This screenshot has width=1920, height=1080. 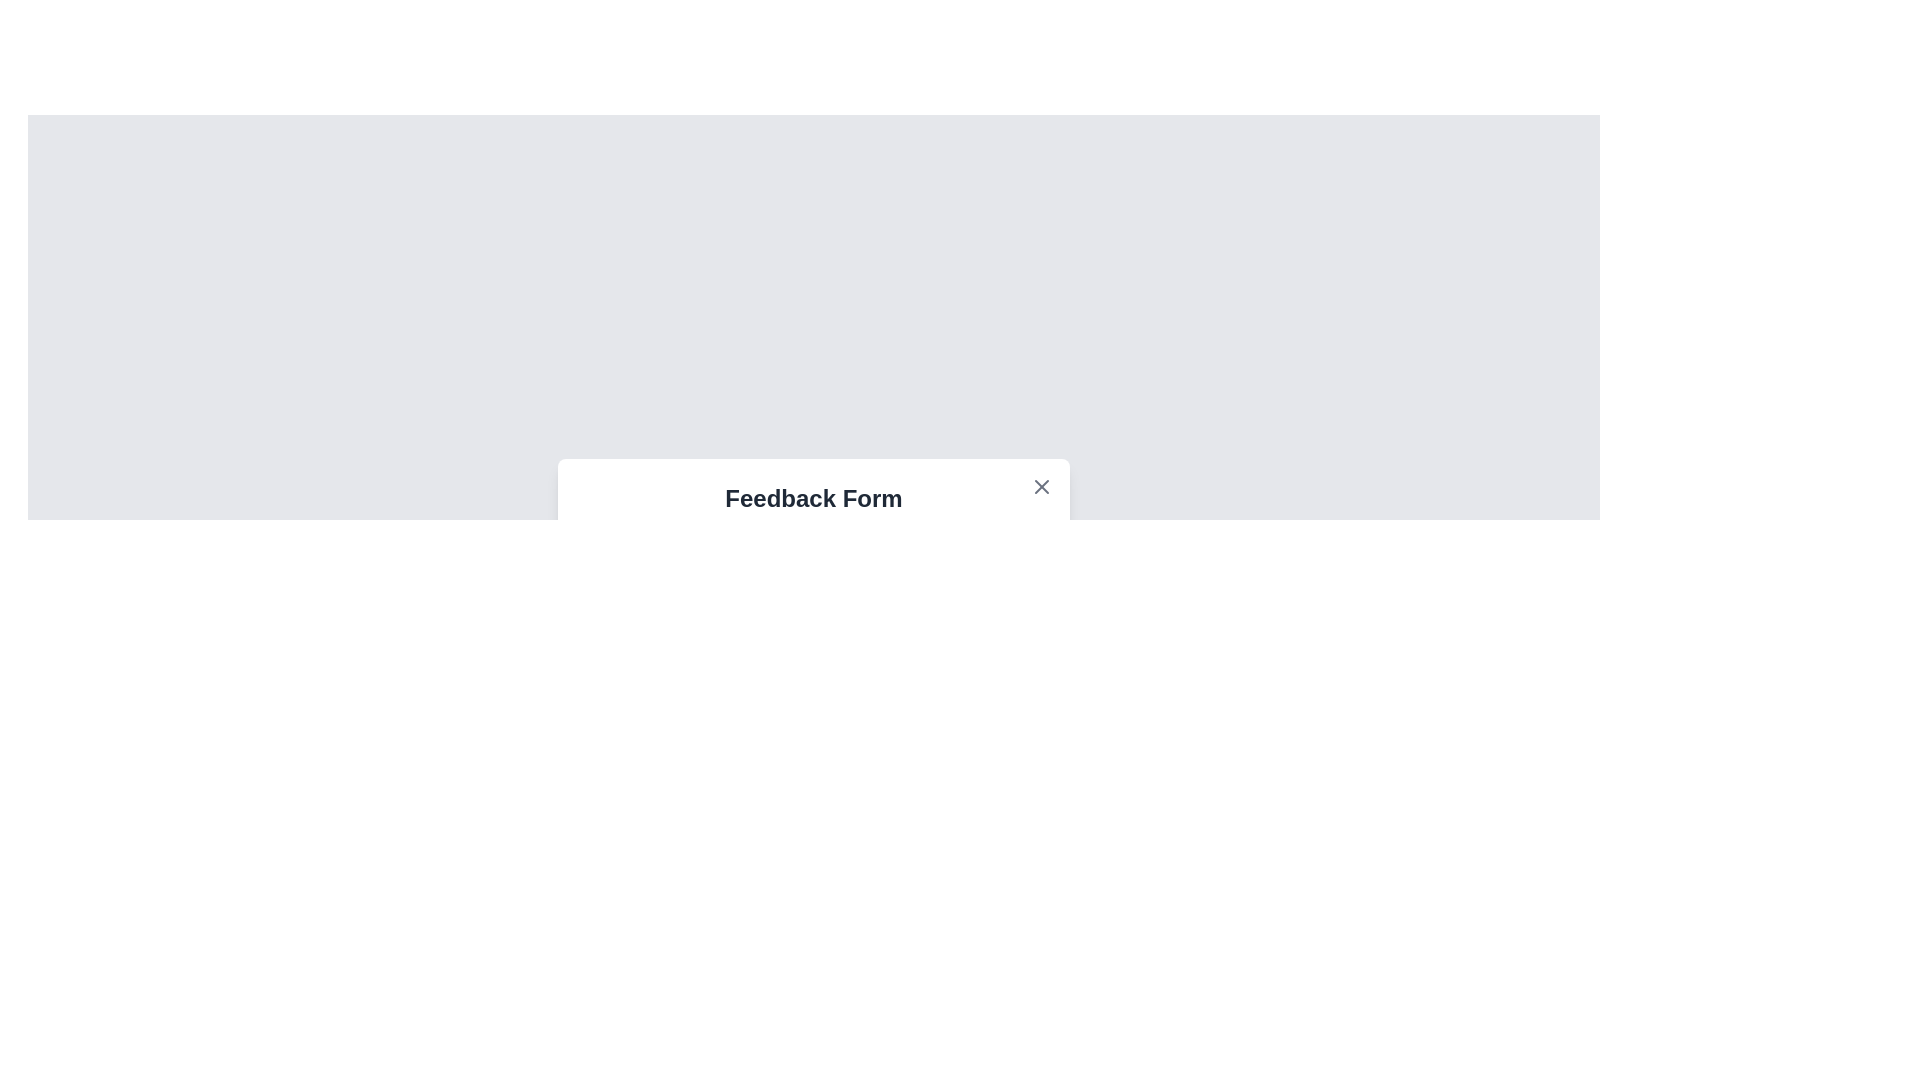 I want to click on the 'X' icon close button located at the top-right corner of the 'Feedback Form' modal, so click(x=1040, y=486).